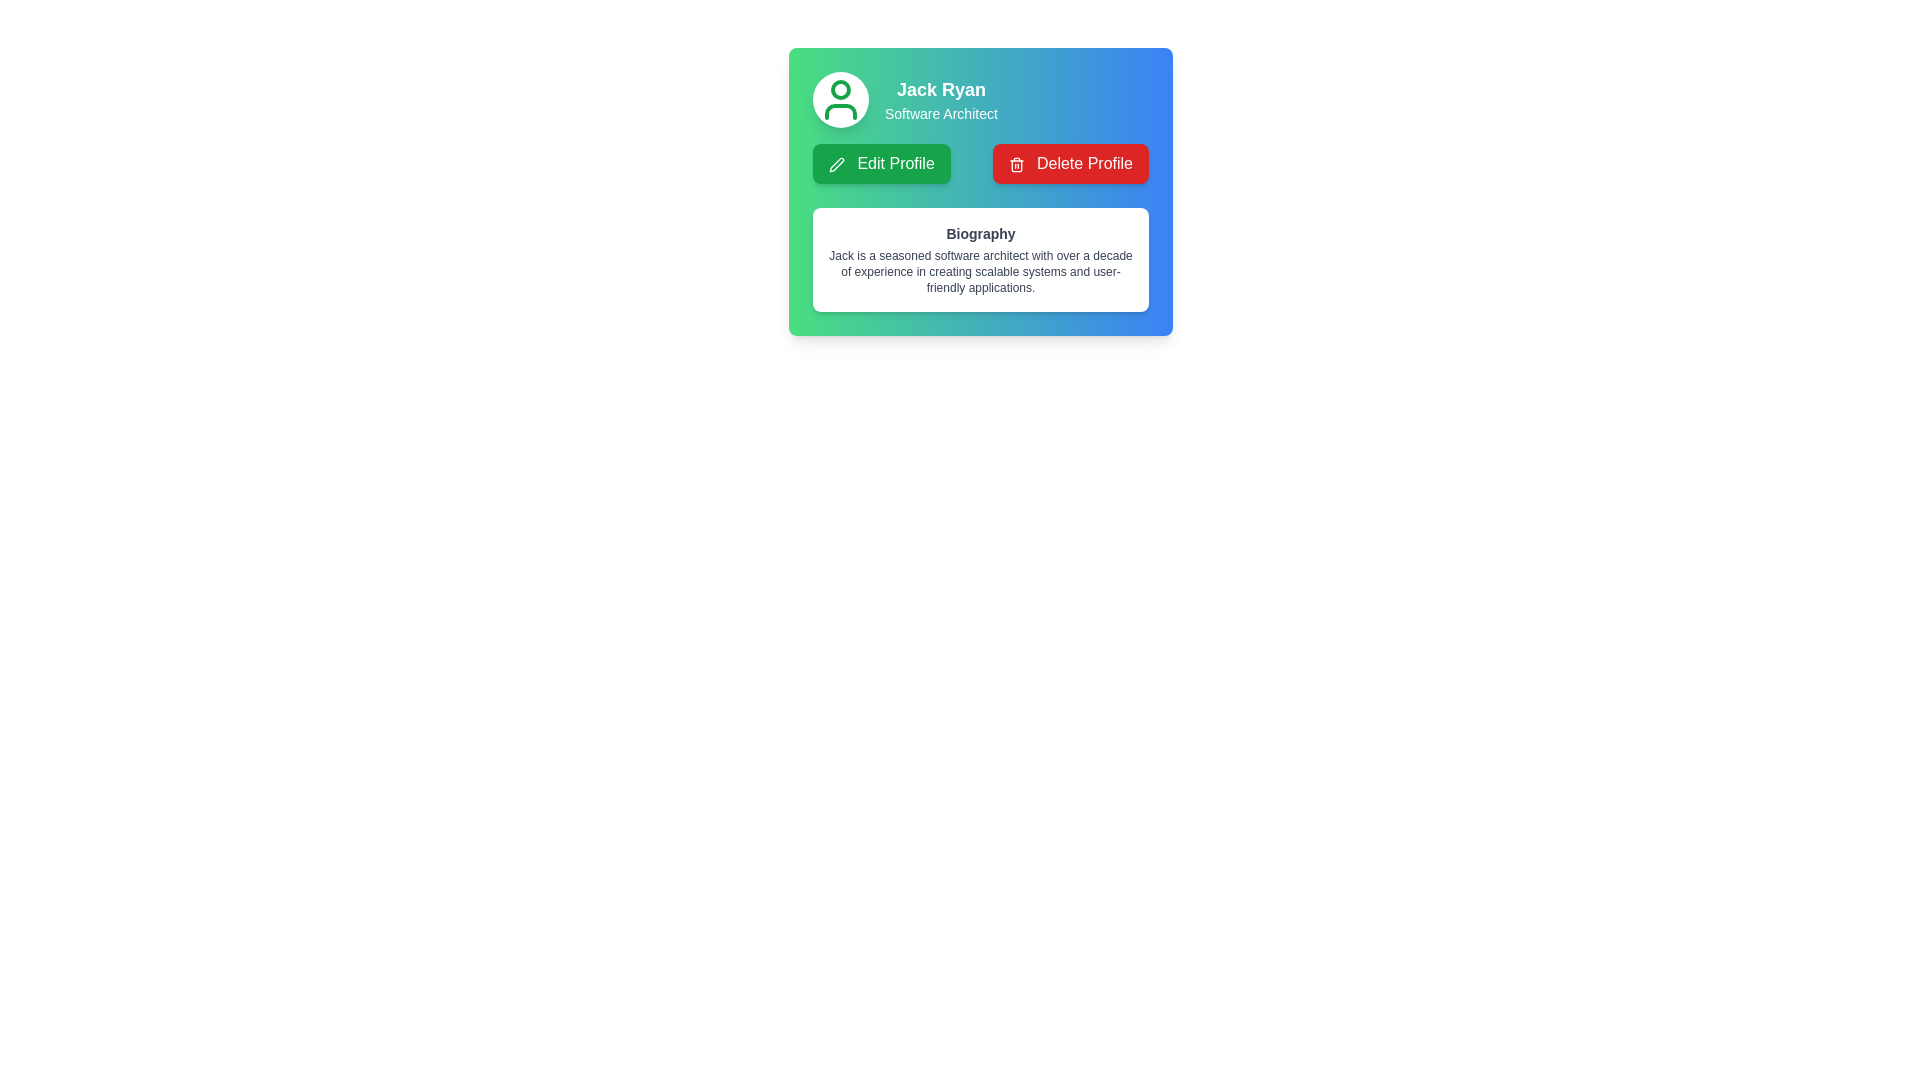 This screenshot has width=1920, height=1080. I want to click on the static text element displaying the user's name and role, located in the upper-right corner of the header of a card layout, to the right of the user profile icon, so click(940, 100).